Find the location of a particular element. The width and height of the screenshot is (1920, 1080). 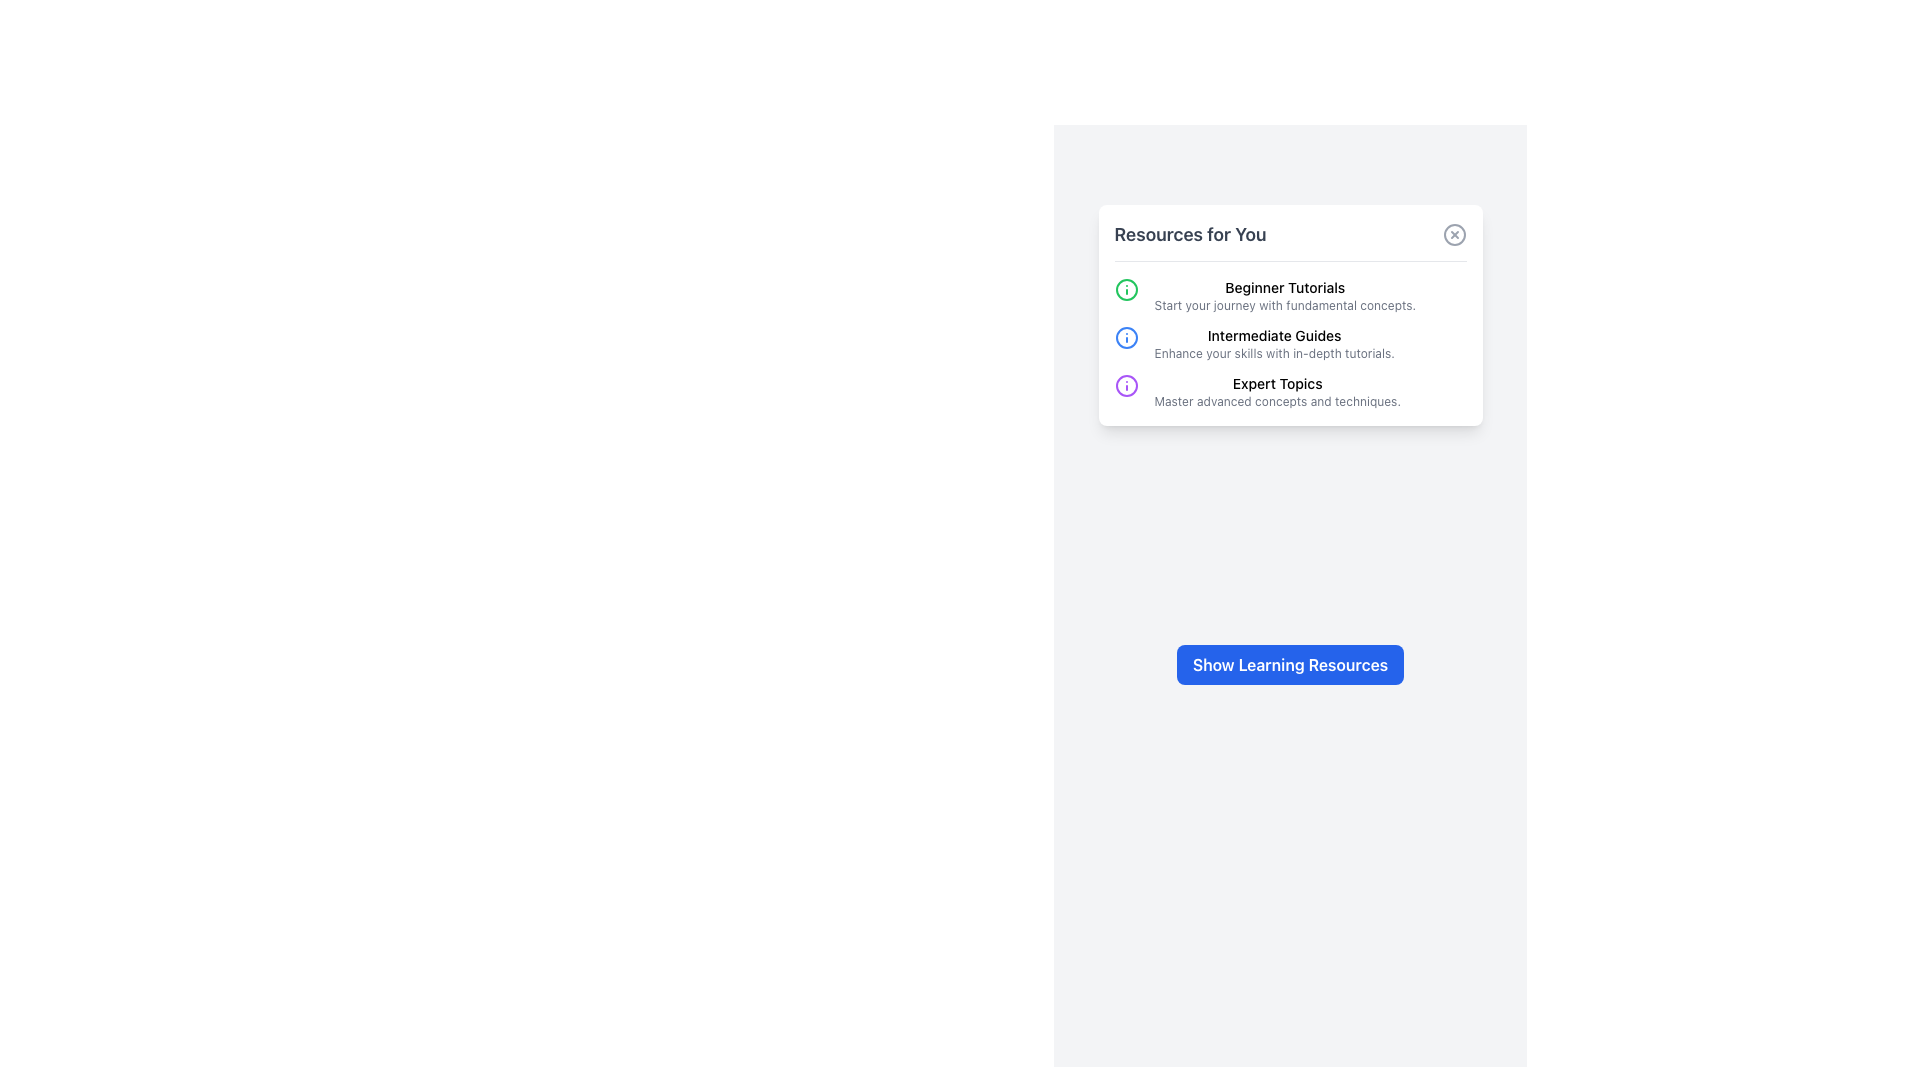

the descriptive text that provides additional information about the 'Beginner Tutorials' section, located beneath the title within the 'Resources for You' card is located at coordinates (1285, 305).